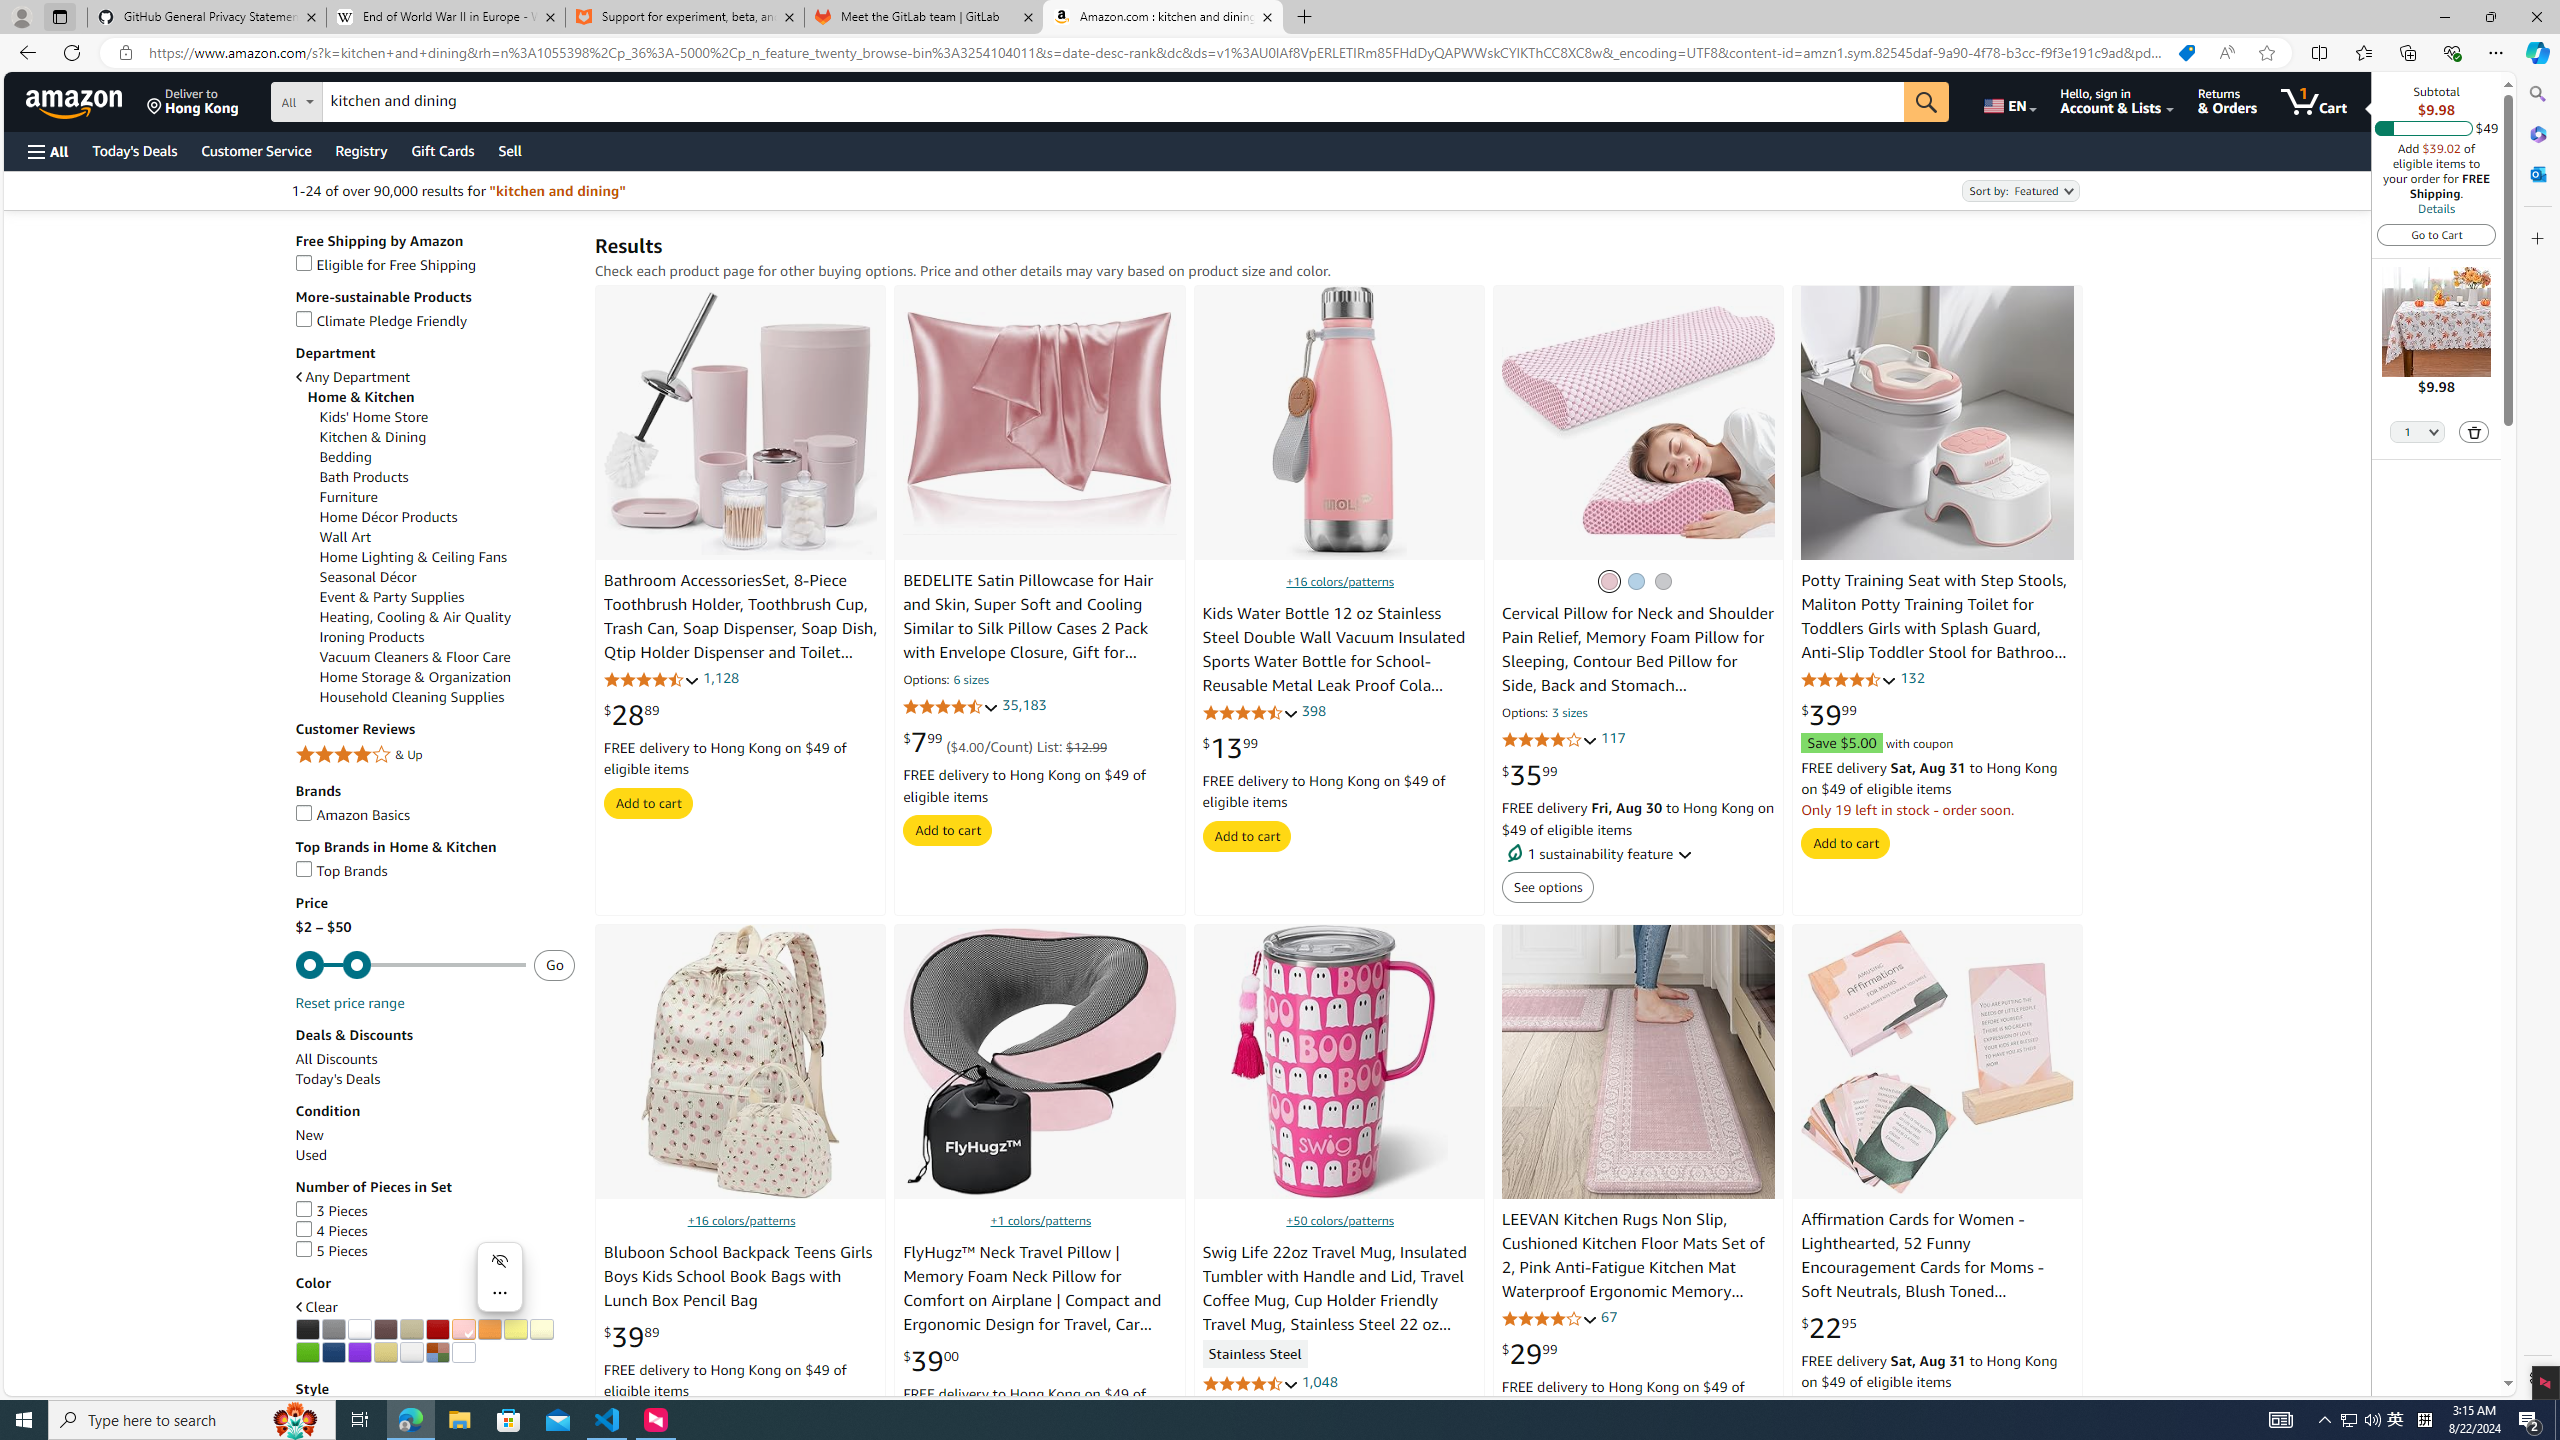  Describe the element at coordinates (2018, 189) in the screenshot. I see `'Sort by:'` at that location.